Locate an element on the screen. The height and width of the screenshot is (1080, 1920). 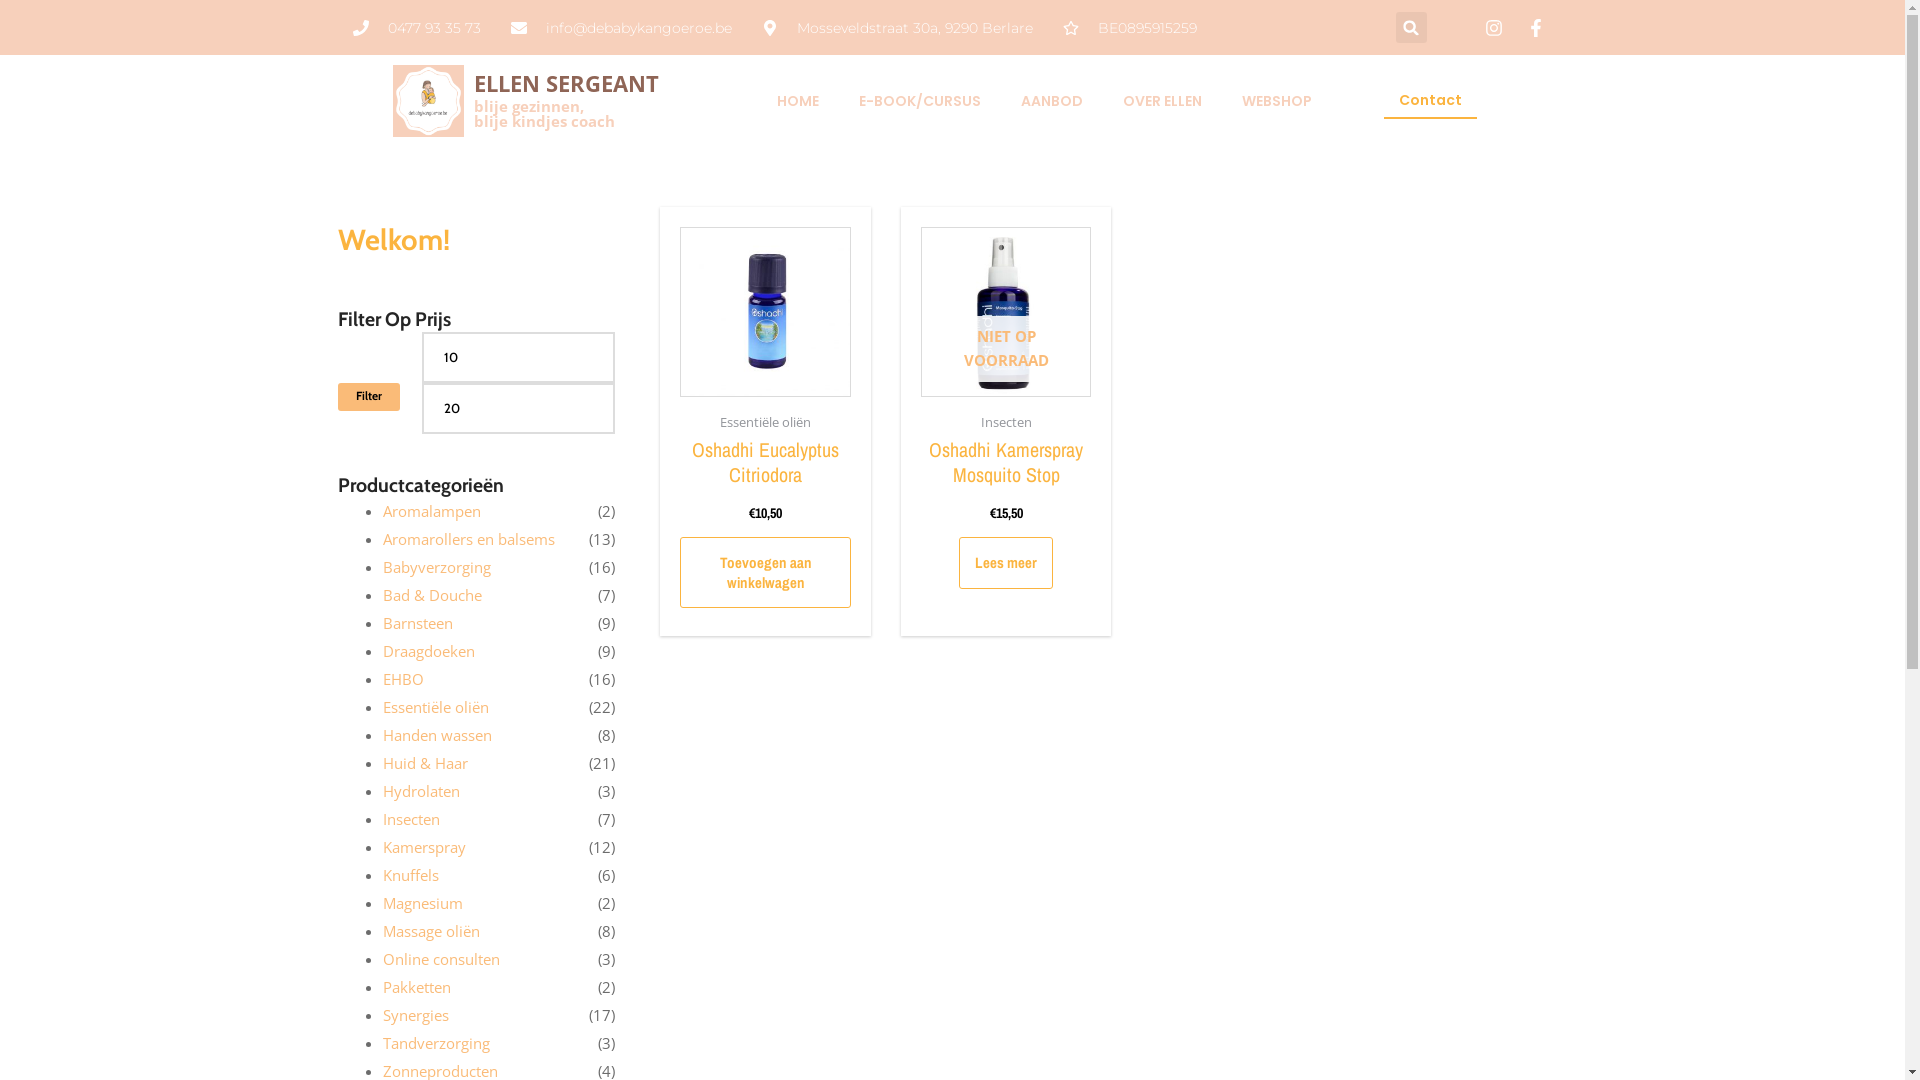
'Handen wassen' is located at coordinates (382, 735).